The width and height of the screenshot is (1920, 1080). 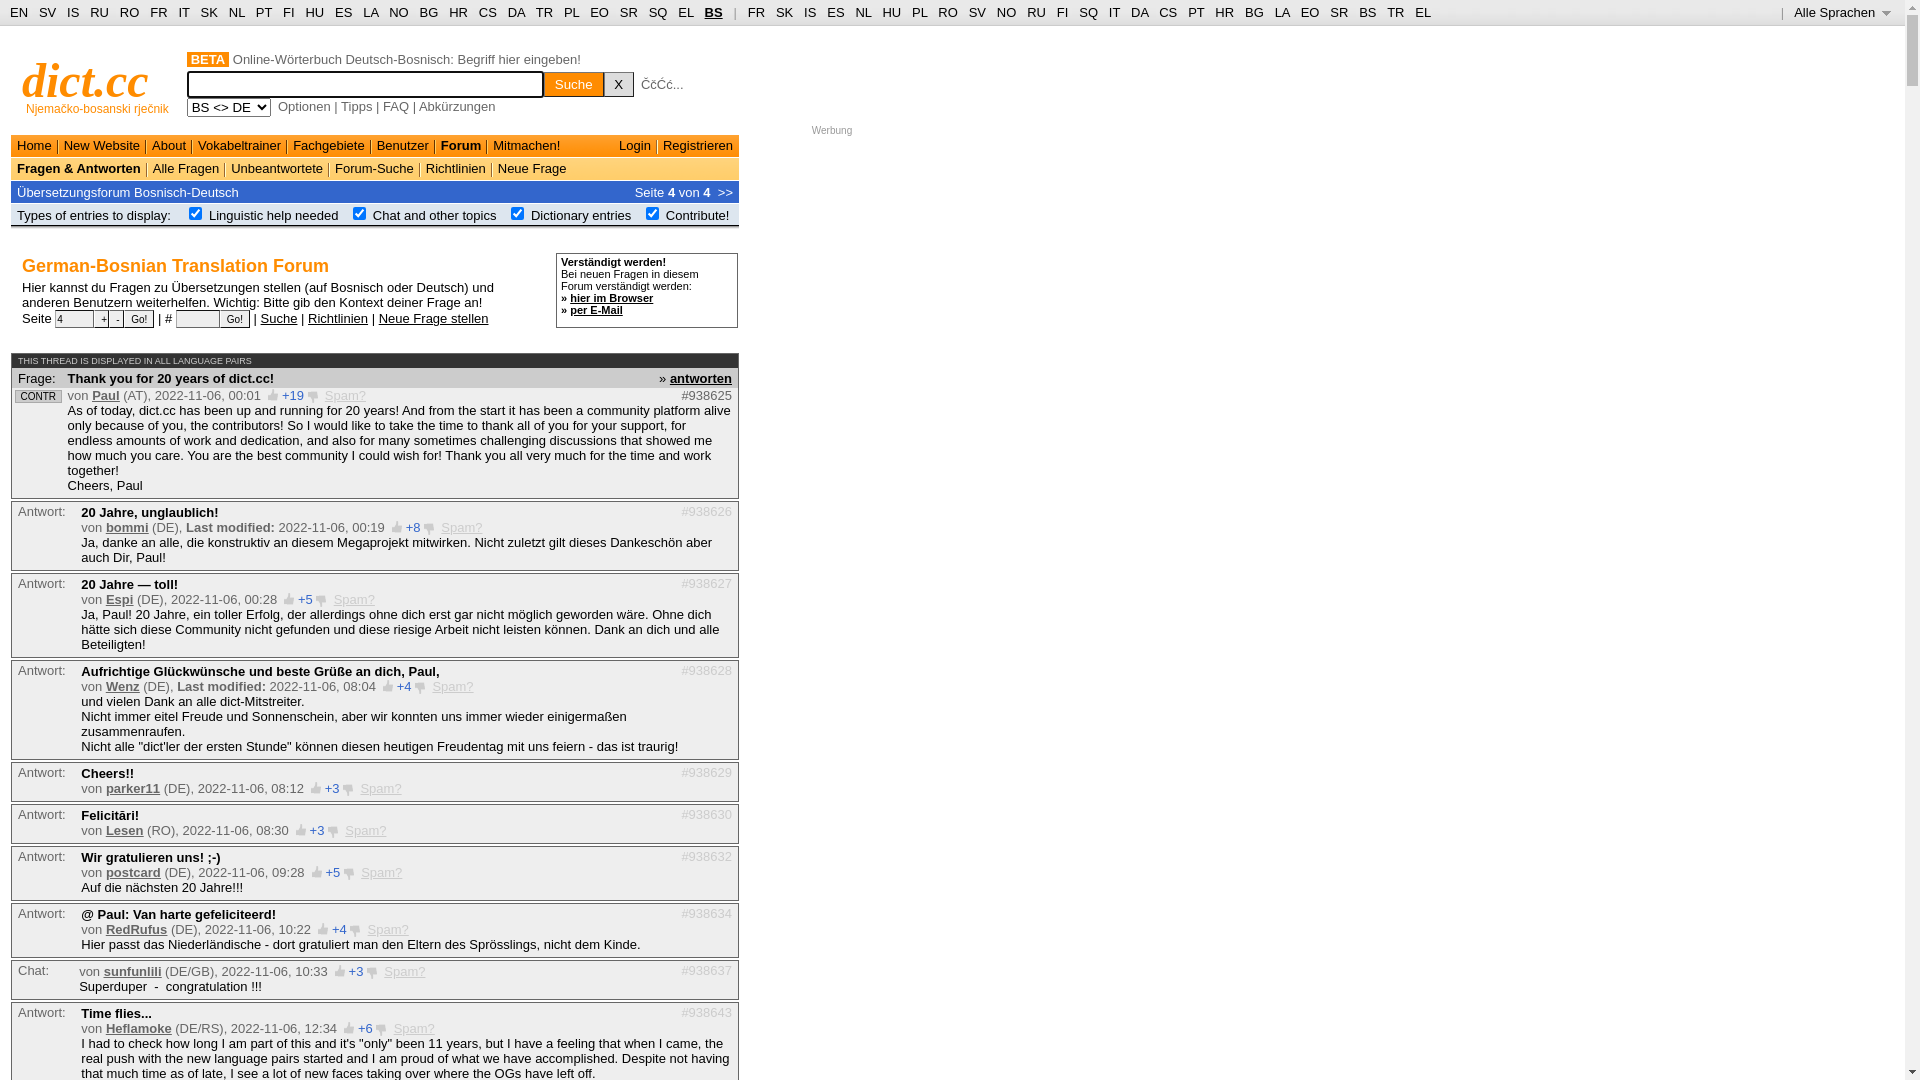 What do you see at coordinates (890, 12) in the screenshot?
I see `'HU'` at bounding box center [890, 12].